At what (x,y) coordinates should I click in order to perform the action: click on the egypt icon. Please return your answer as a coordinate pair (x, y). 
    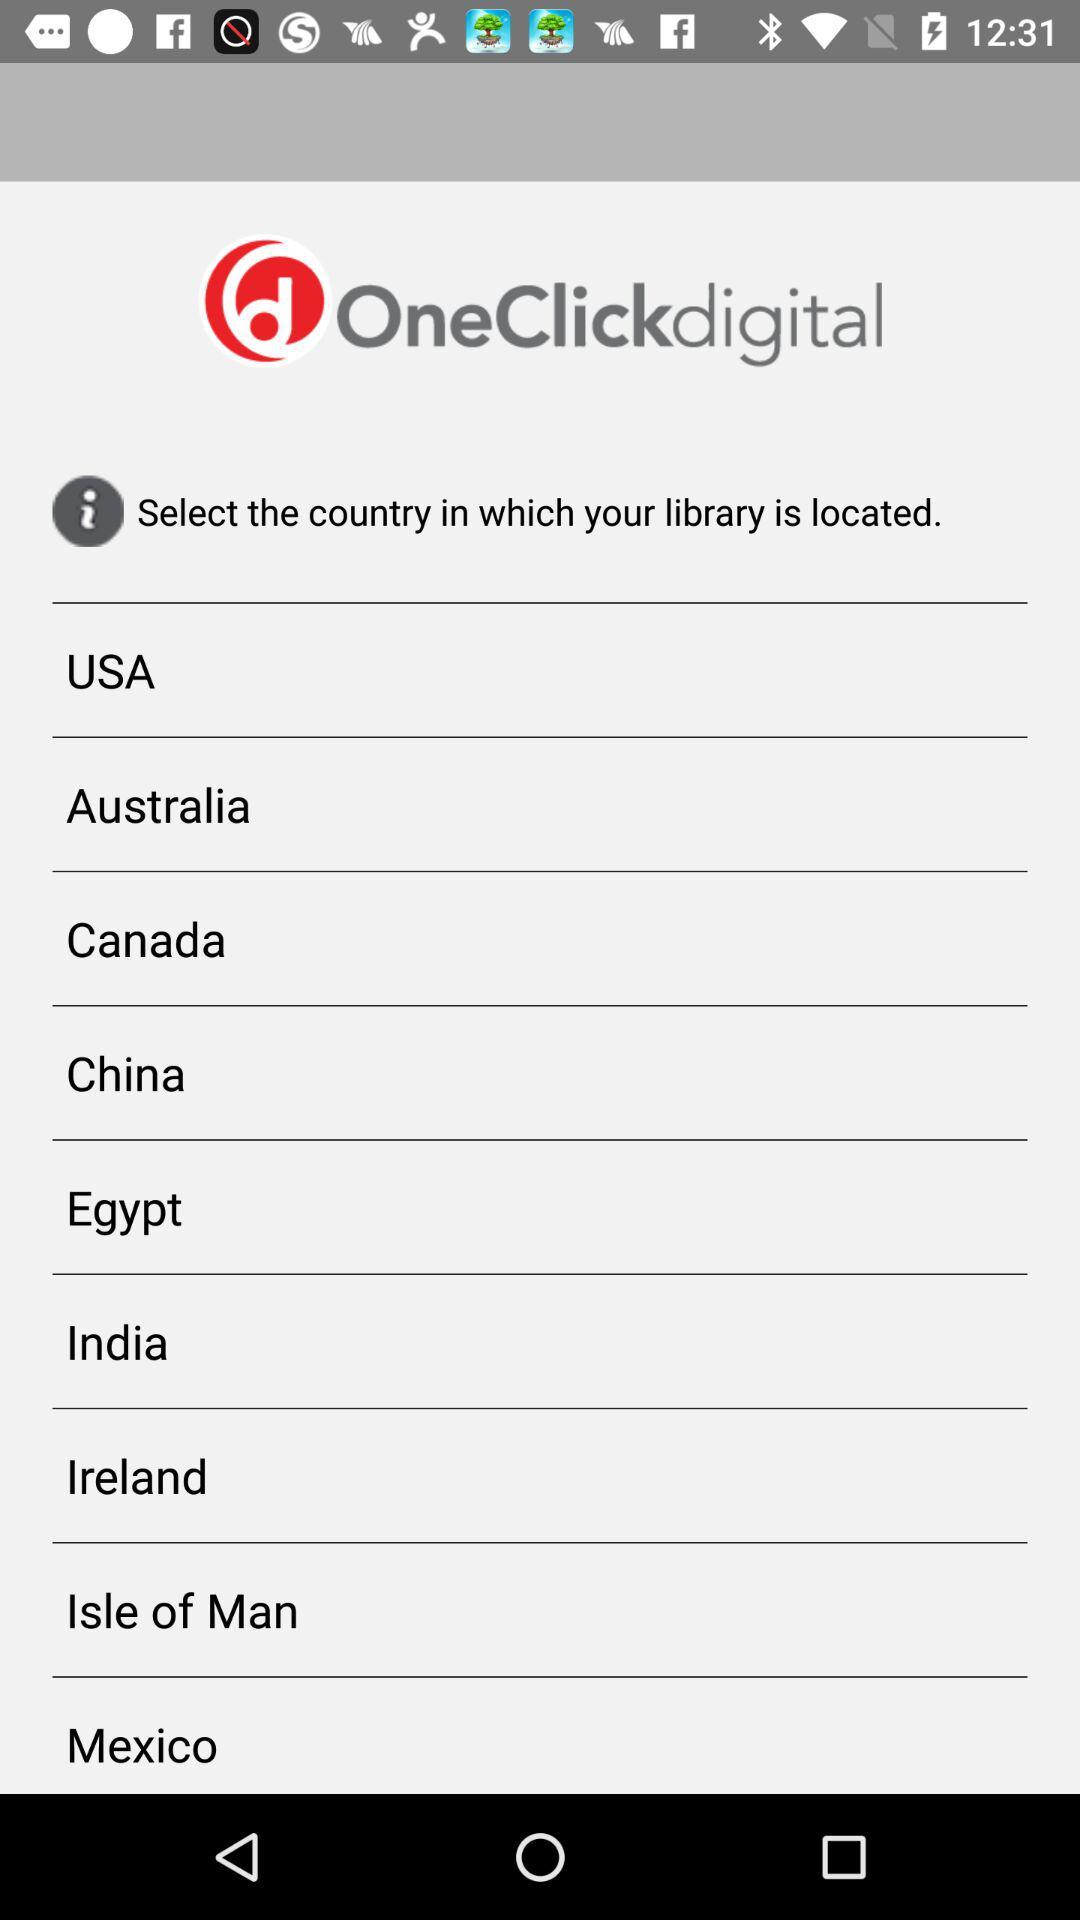
    Looking at the image, I should click on (540, 1206).